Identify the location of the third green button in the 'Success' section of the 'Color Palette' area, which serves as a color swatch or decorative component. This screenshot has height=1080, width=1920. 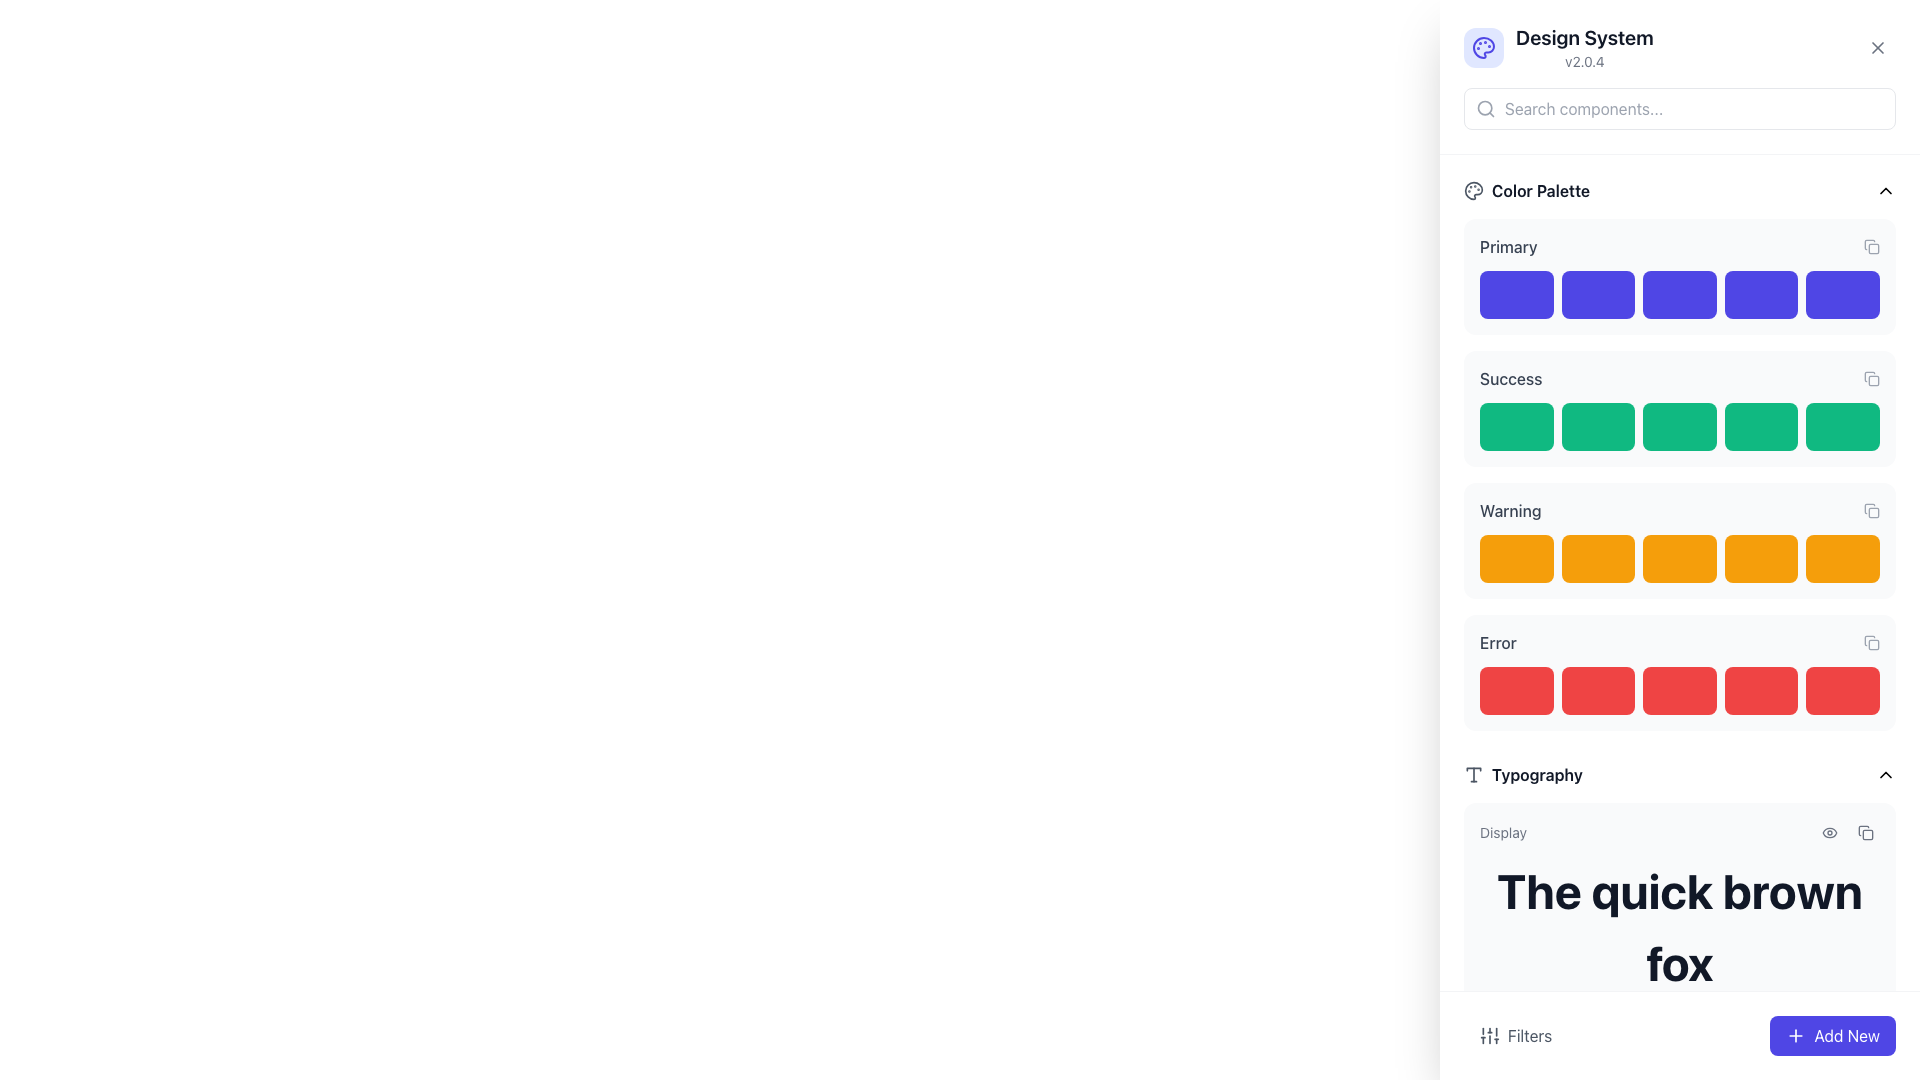
(1680, 426).